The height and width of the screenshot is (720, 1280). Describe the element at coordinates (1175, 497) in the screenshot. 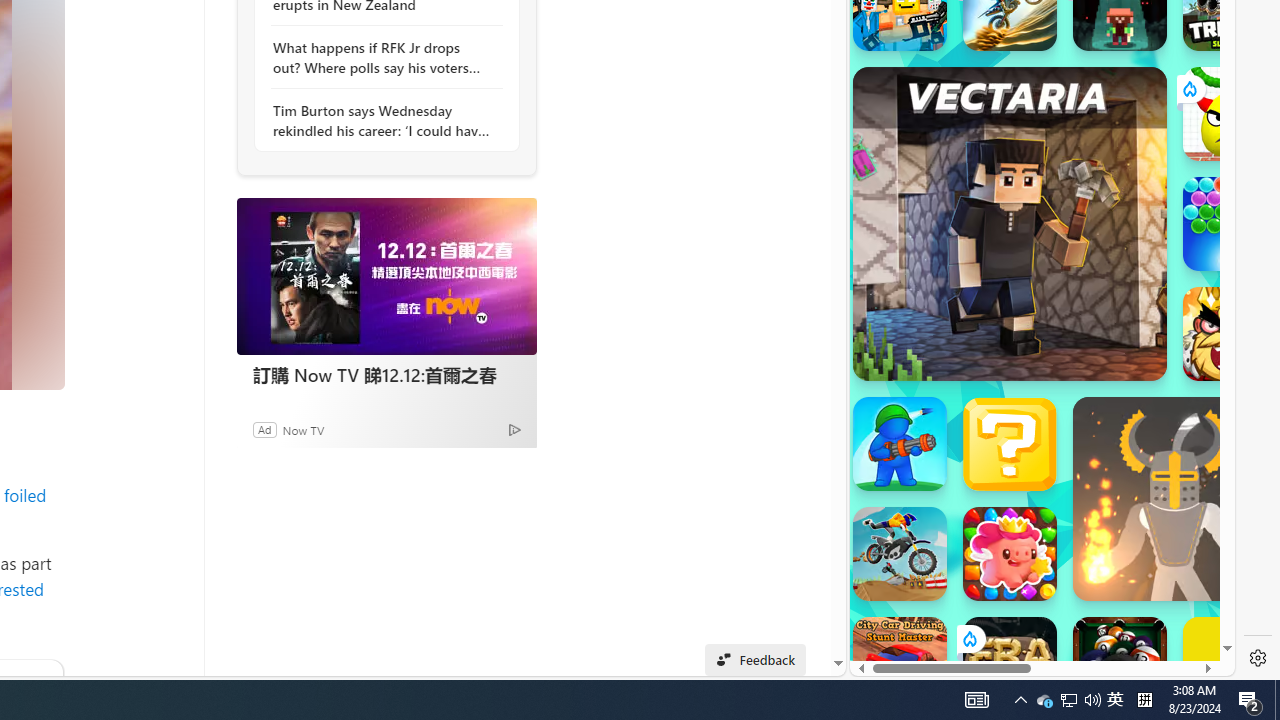

I see `'Ragdoll Hit'` at that location.